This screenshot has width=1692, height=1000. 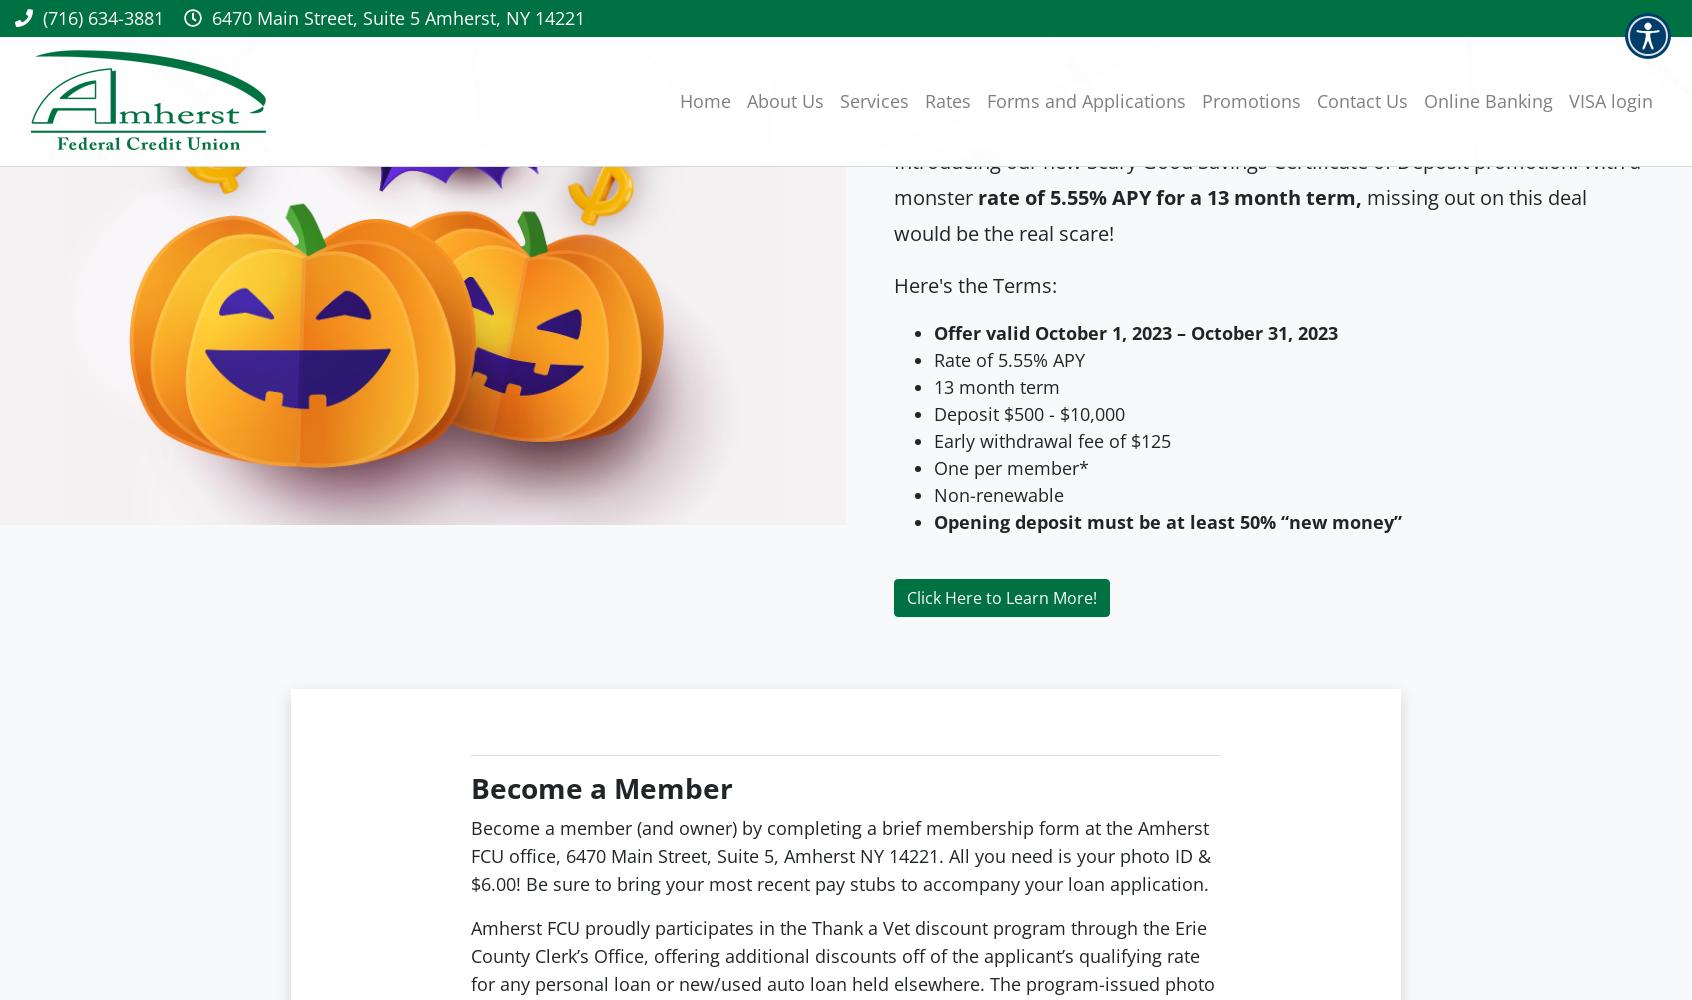 I want to click on 'Services', so click(x=873, y=100).